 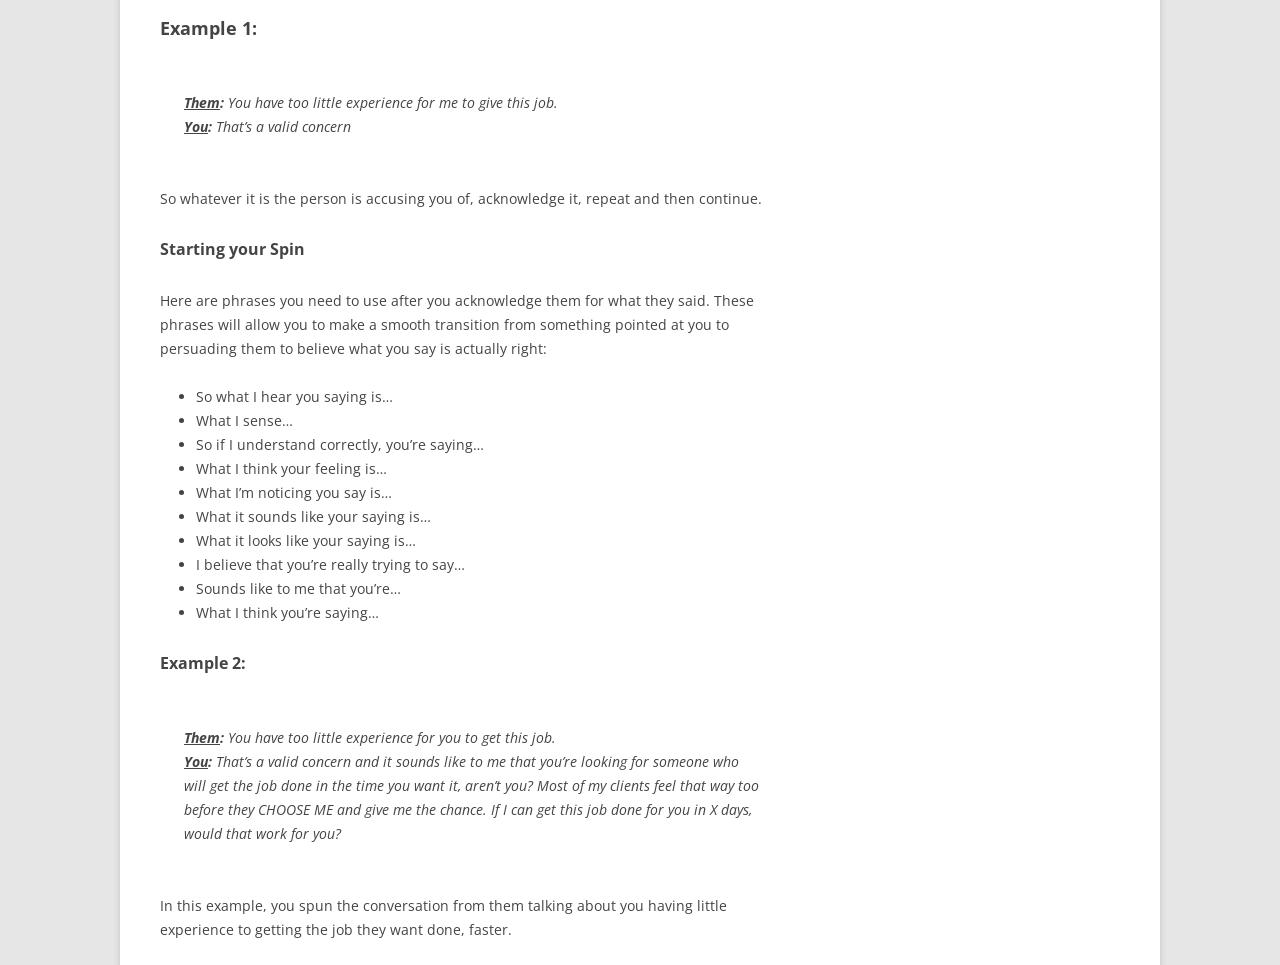 What do you see at coordinates (160, 198) in the screenshot?
I see `'So whatever it is the person is accusing you of, acknowledge it, repeat and then continue.'` at bounding box center [160, 198].